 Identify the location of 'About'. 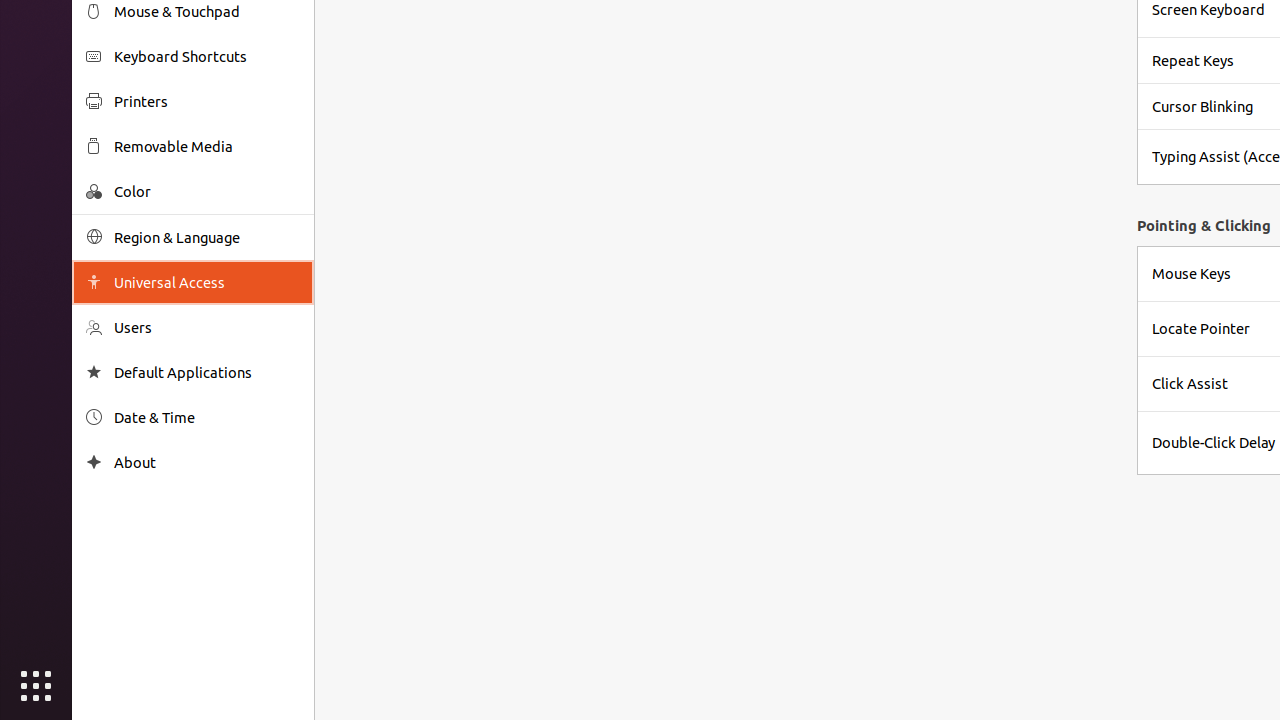
(206, 462).